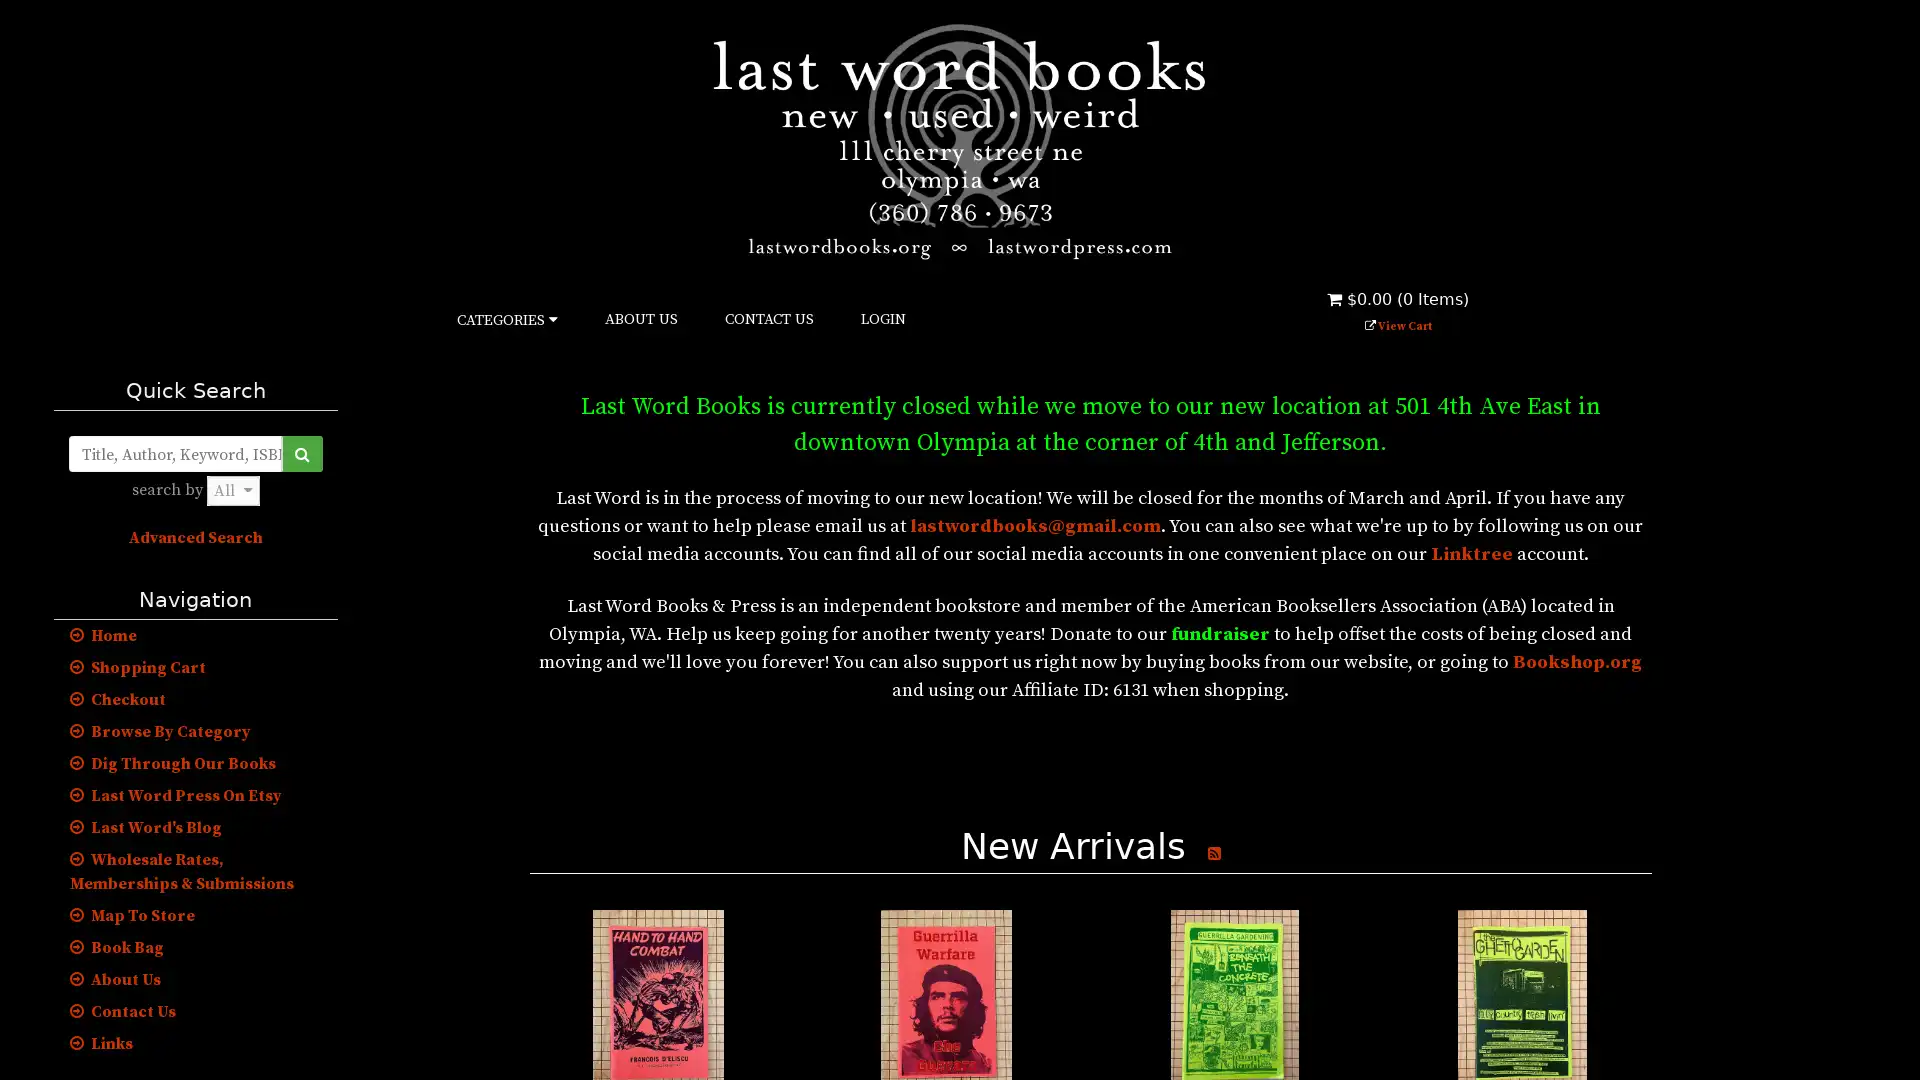 The height and width of the screenshot is (1080, 1920). I want to click on All, so click(232, 490).